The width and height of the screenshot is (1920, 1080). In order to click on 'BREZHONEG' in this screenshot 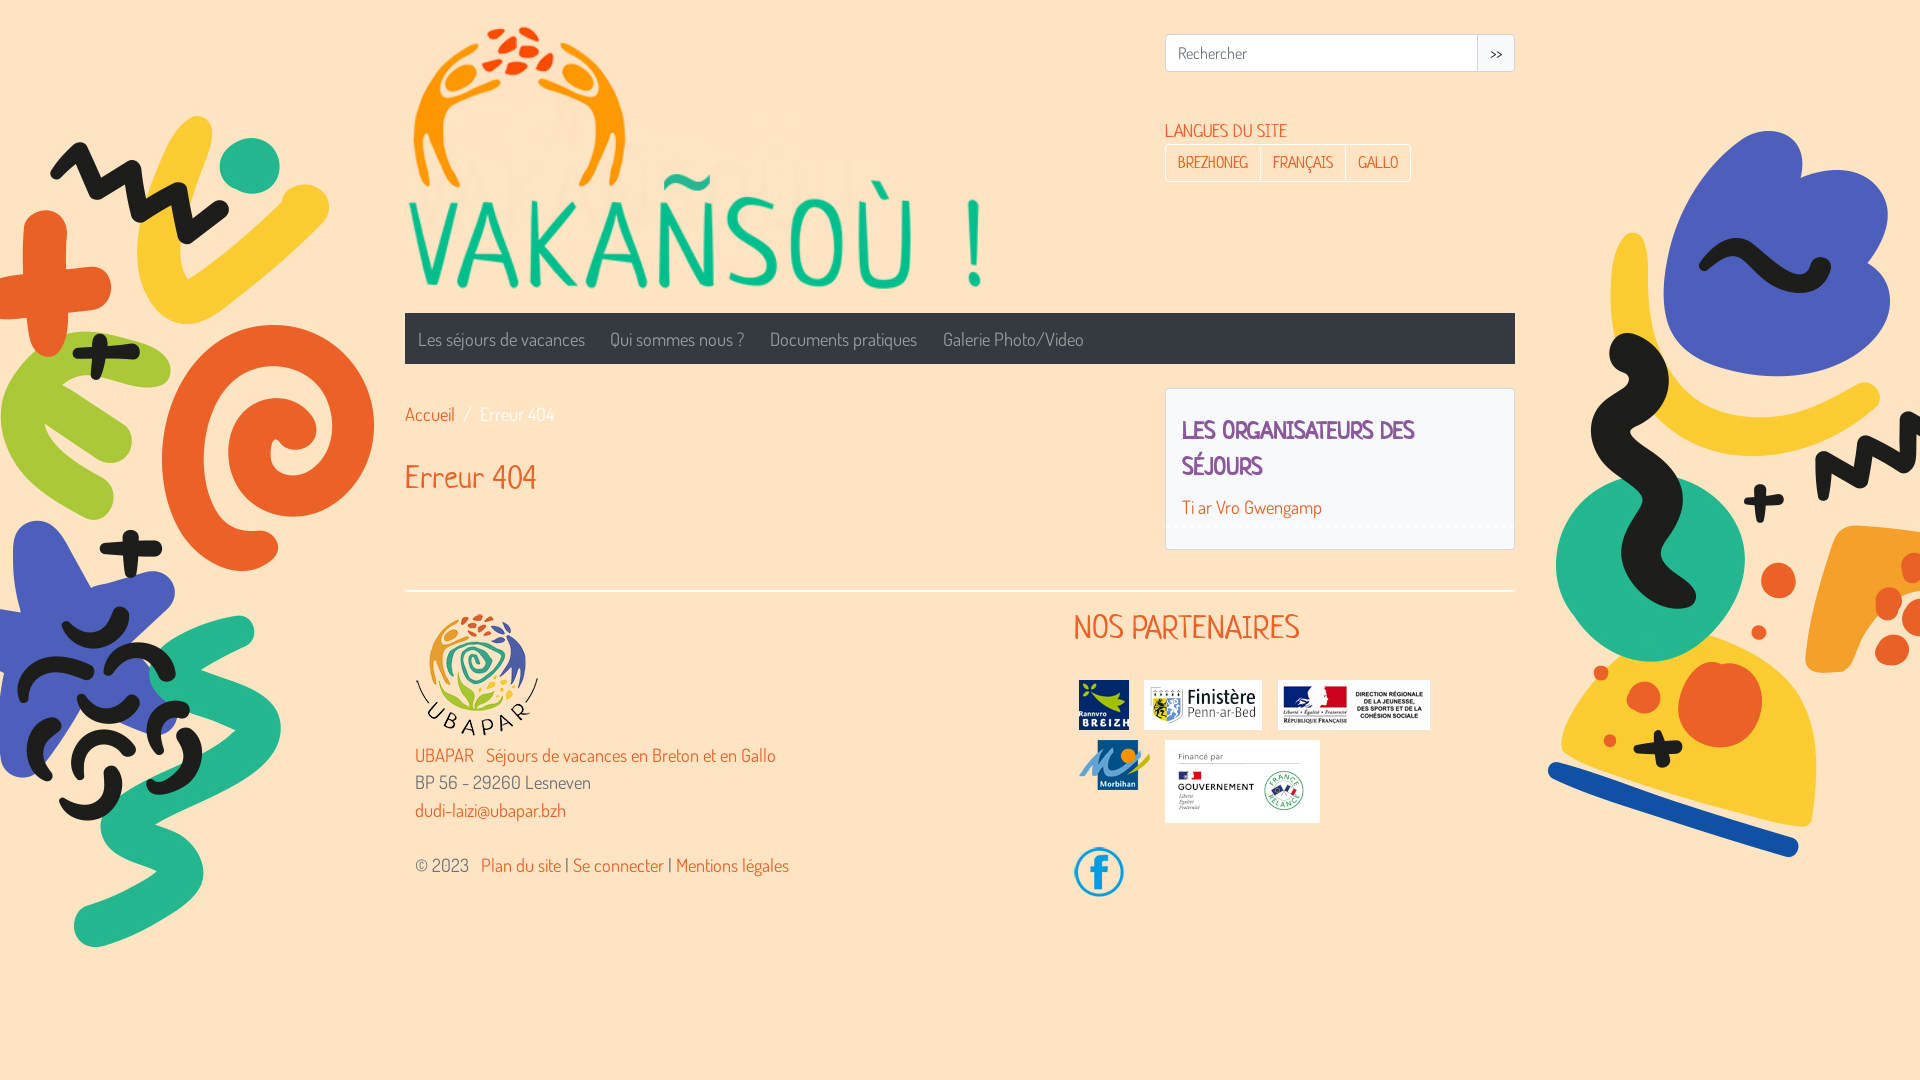, I will do `click(1212, 161)`.